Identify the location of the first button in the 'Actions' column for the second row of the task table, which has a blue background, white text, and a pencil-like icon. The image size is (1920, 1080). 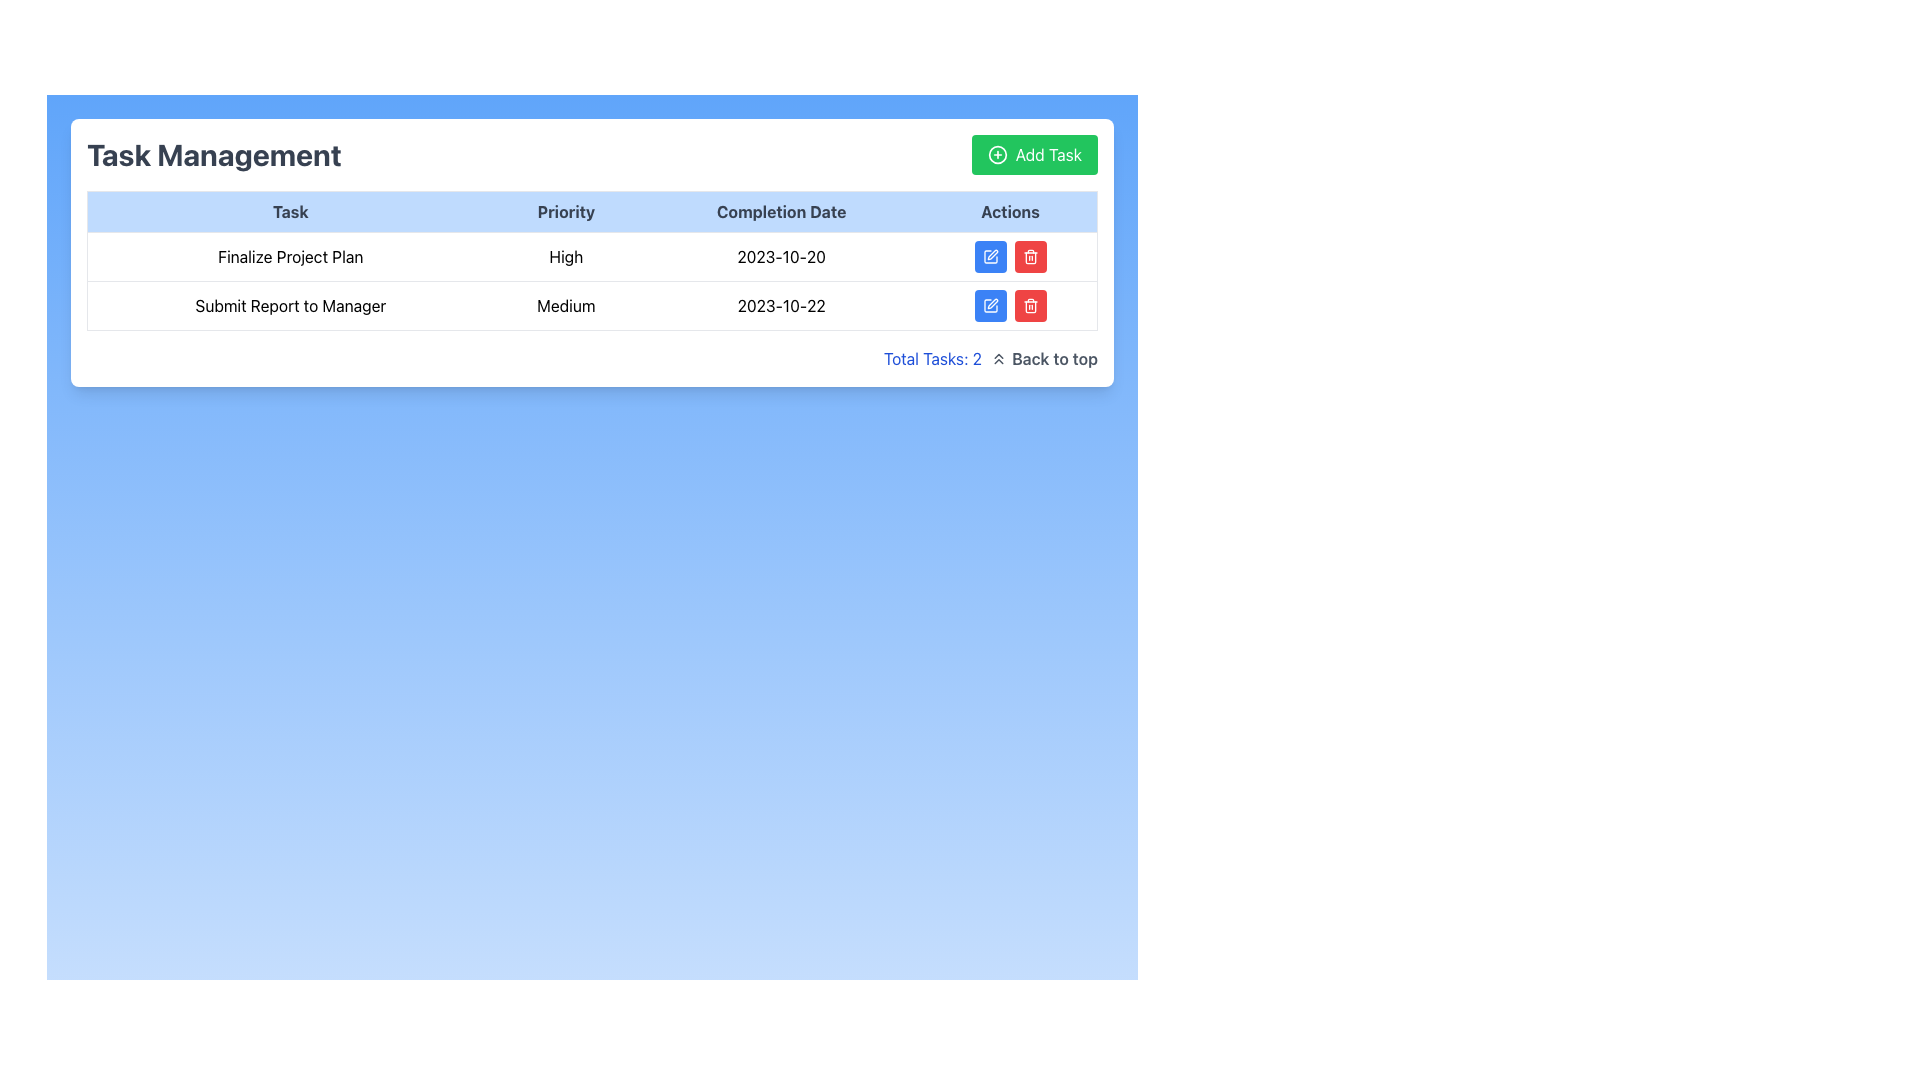
(990, 305).